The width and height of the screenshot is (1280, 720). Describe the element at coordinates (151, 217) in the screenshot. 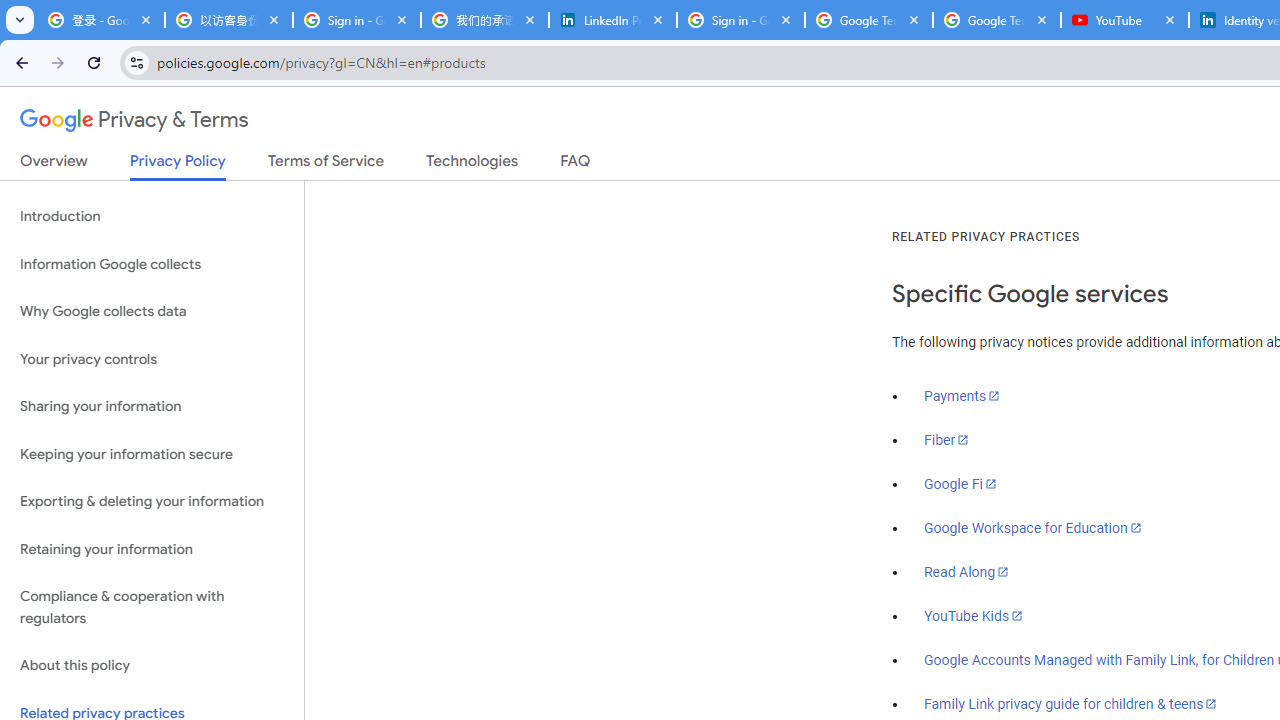

I see `'Introduction'` at that location.